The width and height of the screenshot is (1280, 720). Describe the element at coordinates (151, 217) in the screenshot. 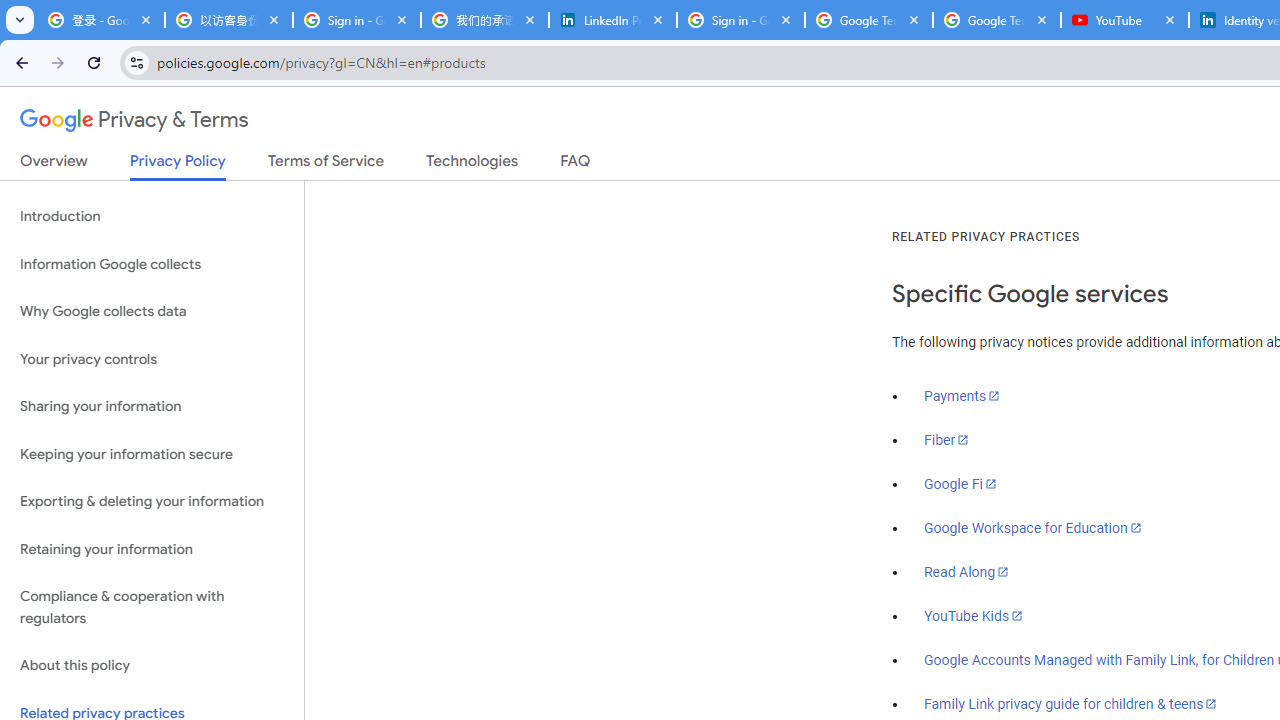

I see `'Introduction'` at that location.